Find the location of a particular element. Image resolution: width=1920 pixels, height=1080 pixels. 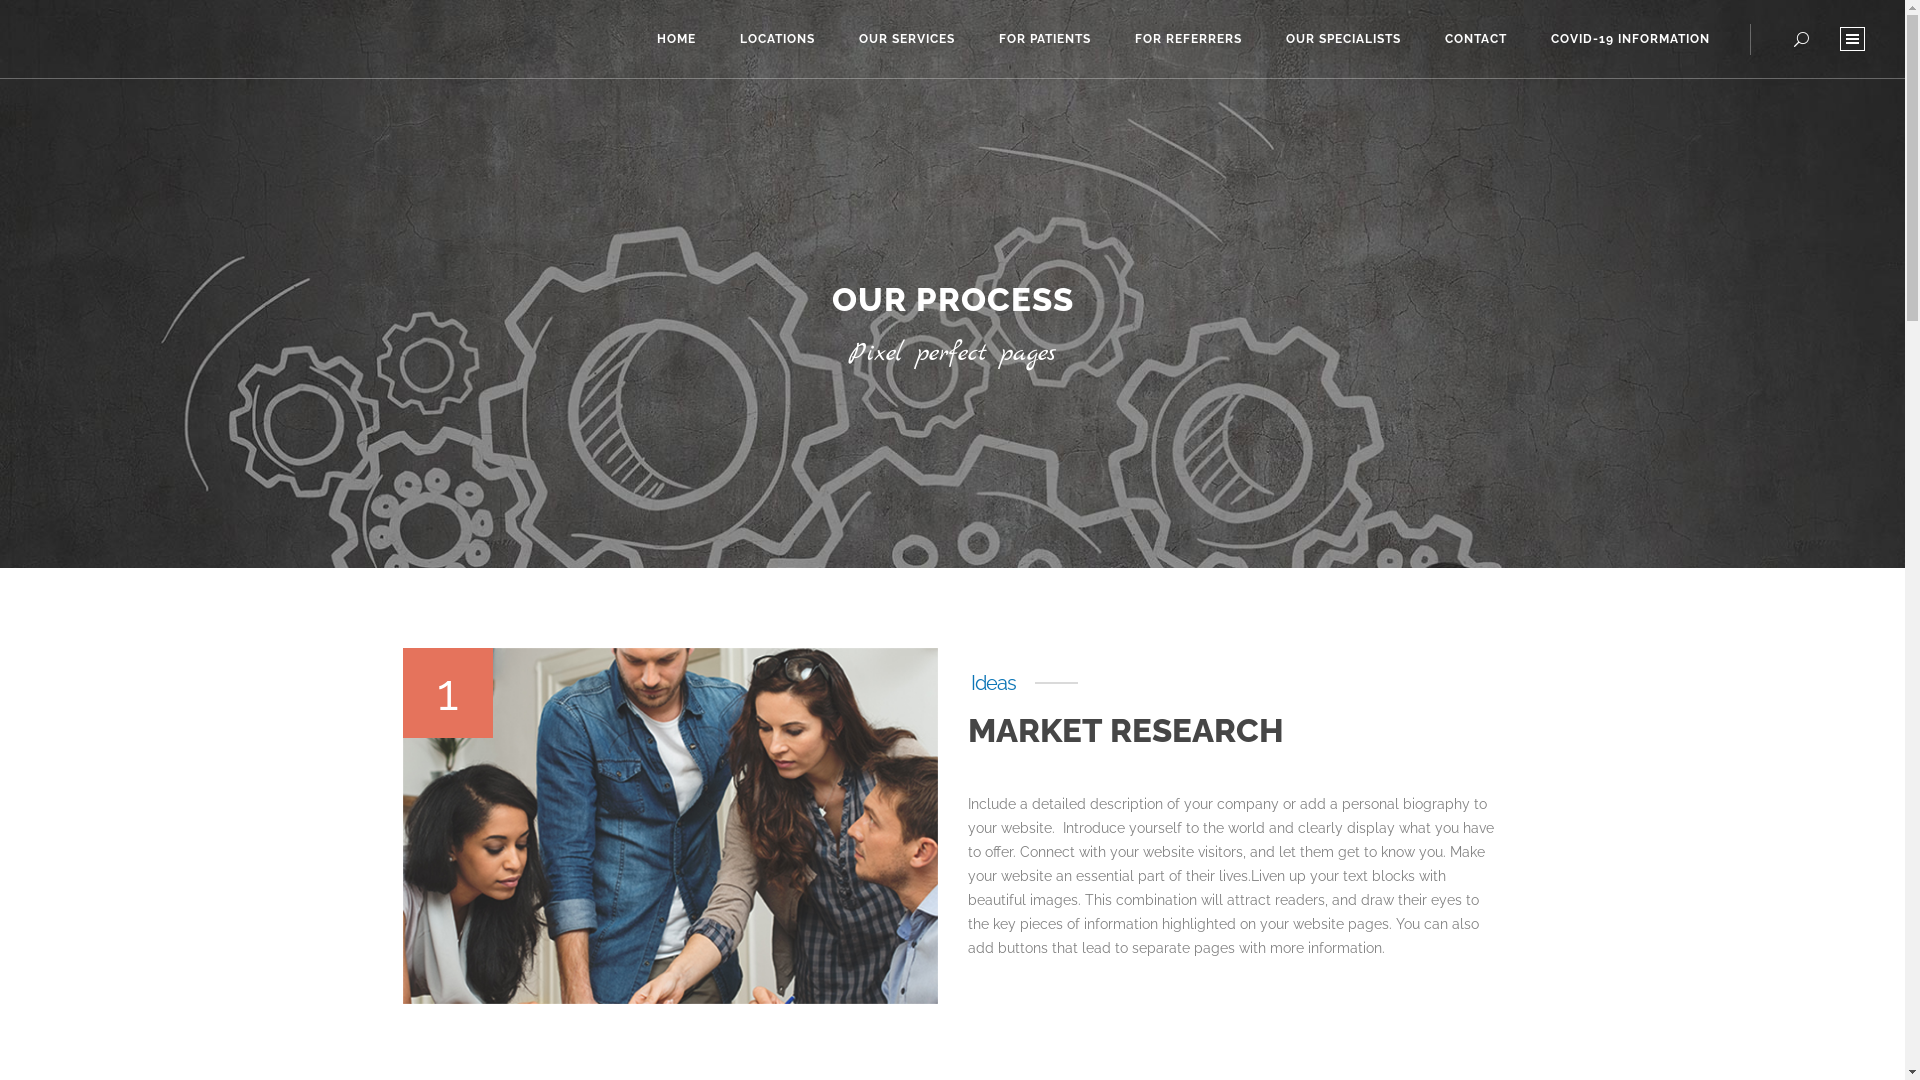

'OUR SERVICES' is located at coordinates (906, 38).